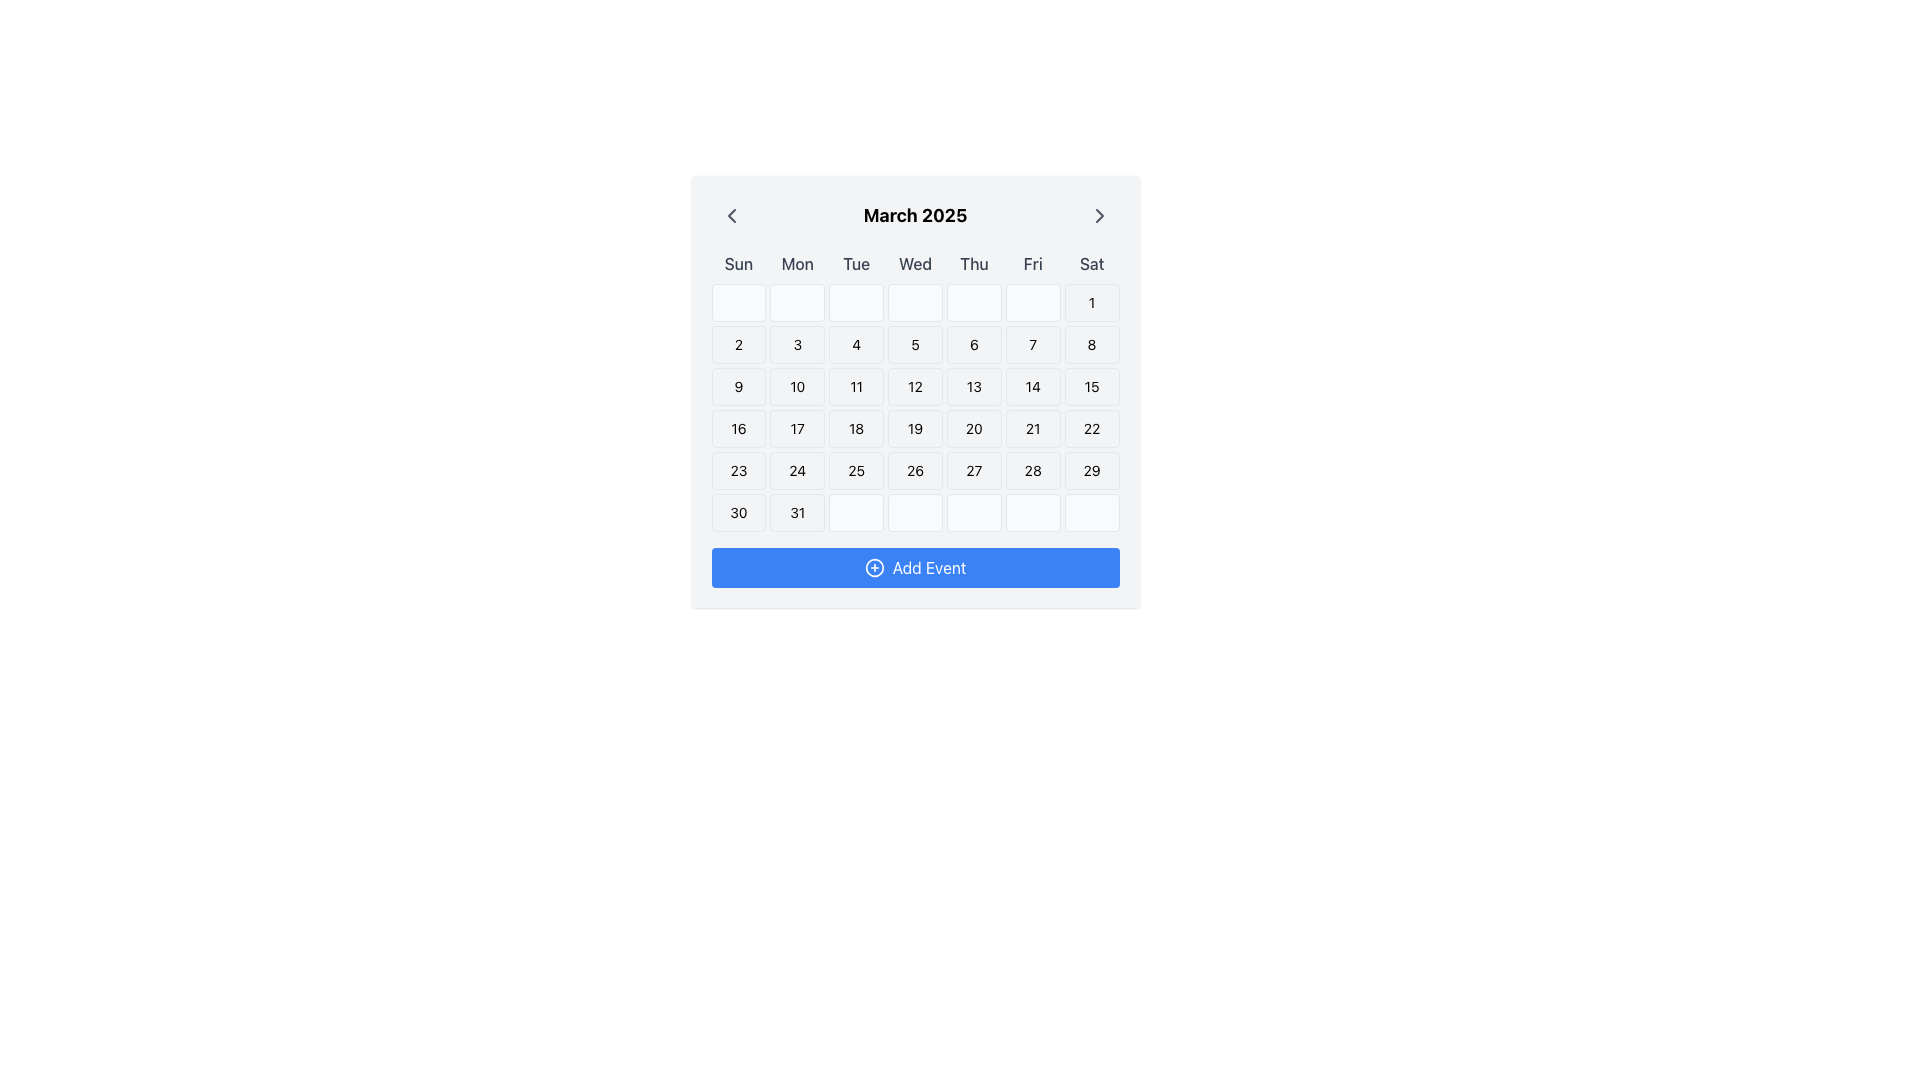  What do you see at coordinates (1033, 512) in the screenshot?
I see `the sixth cell in the sixth row of the calendar grid` at bounding box center [1033, 512].